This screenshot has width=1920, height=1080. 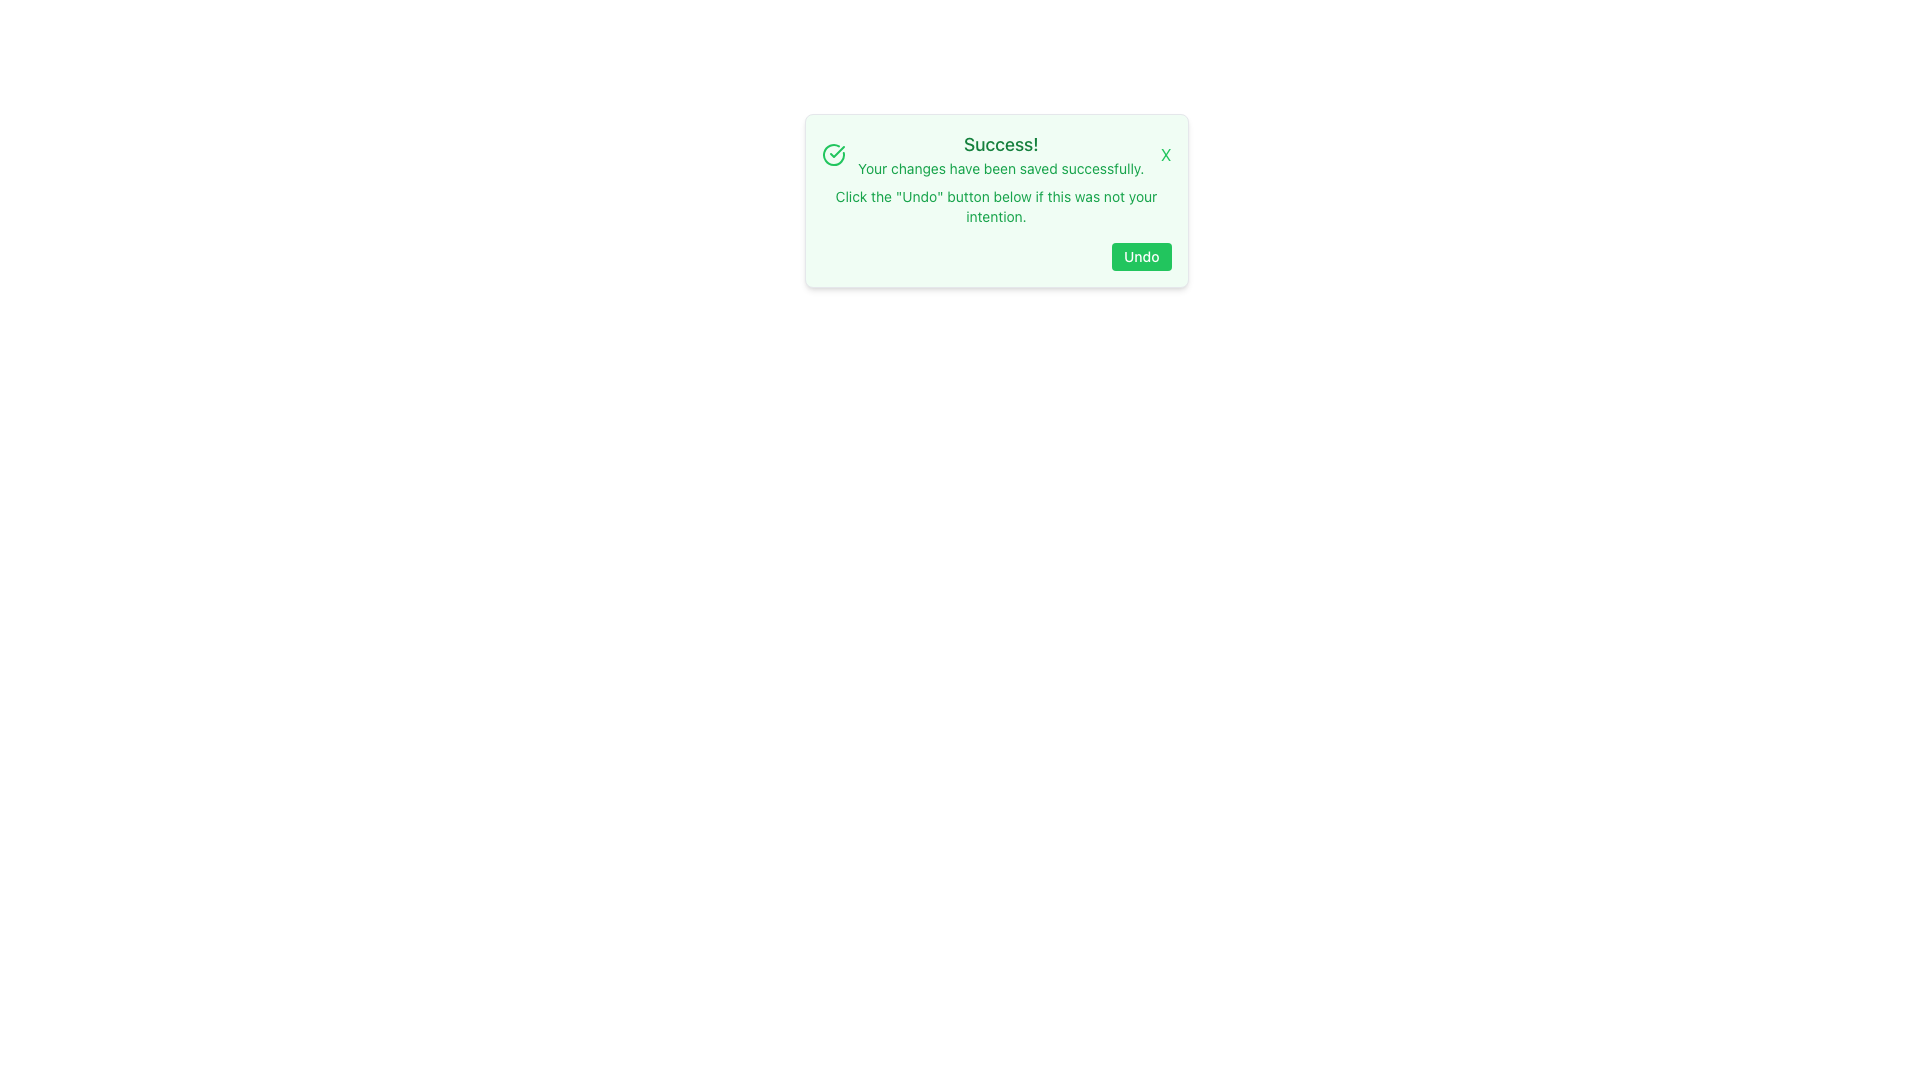 What do you see at coordinates (1141, 256) in the screenshot?
I see `the undo button located at the bottom-right corner of the light green notification box` at bounding box center [1141, 256].